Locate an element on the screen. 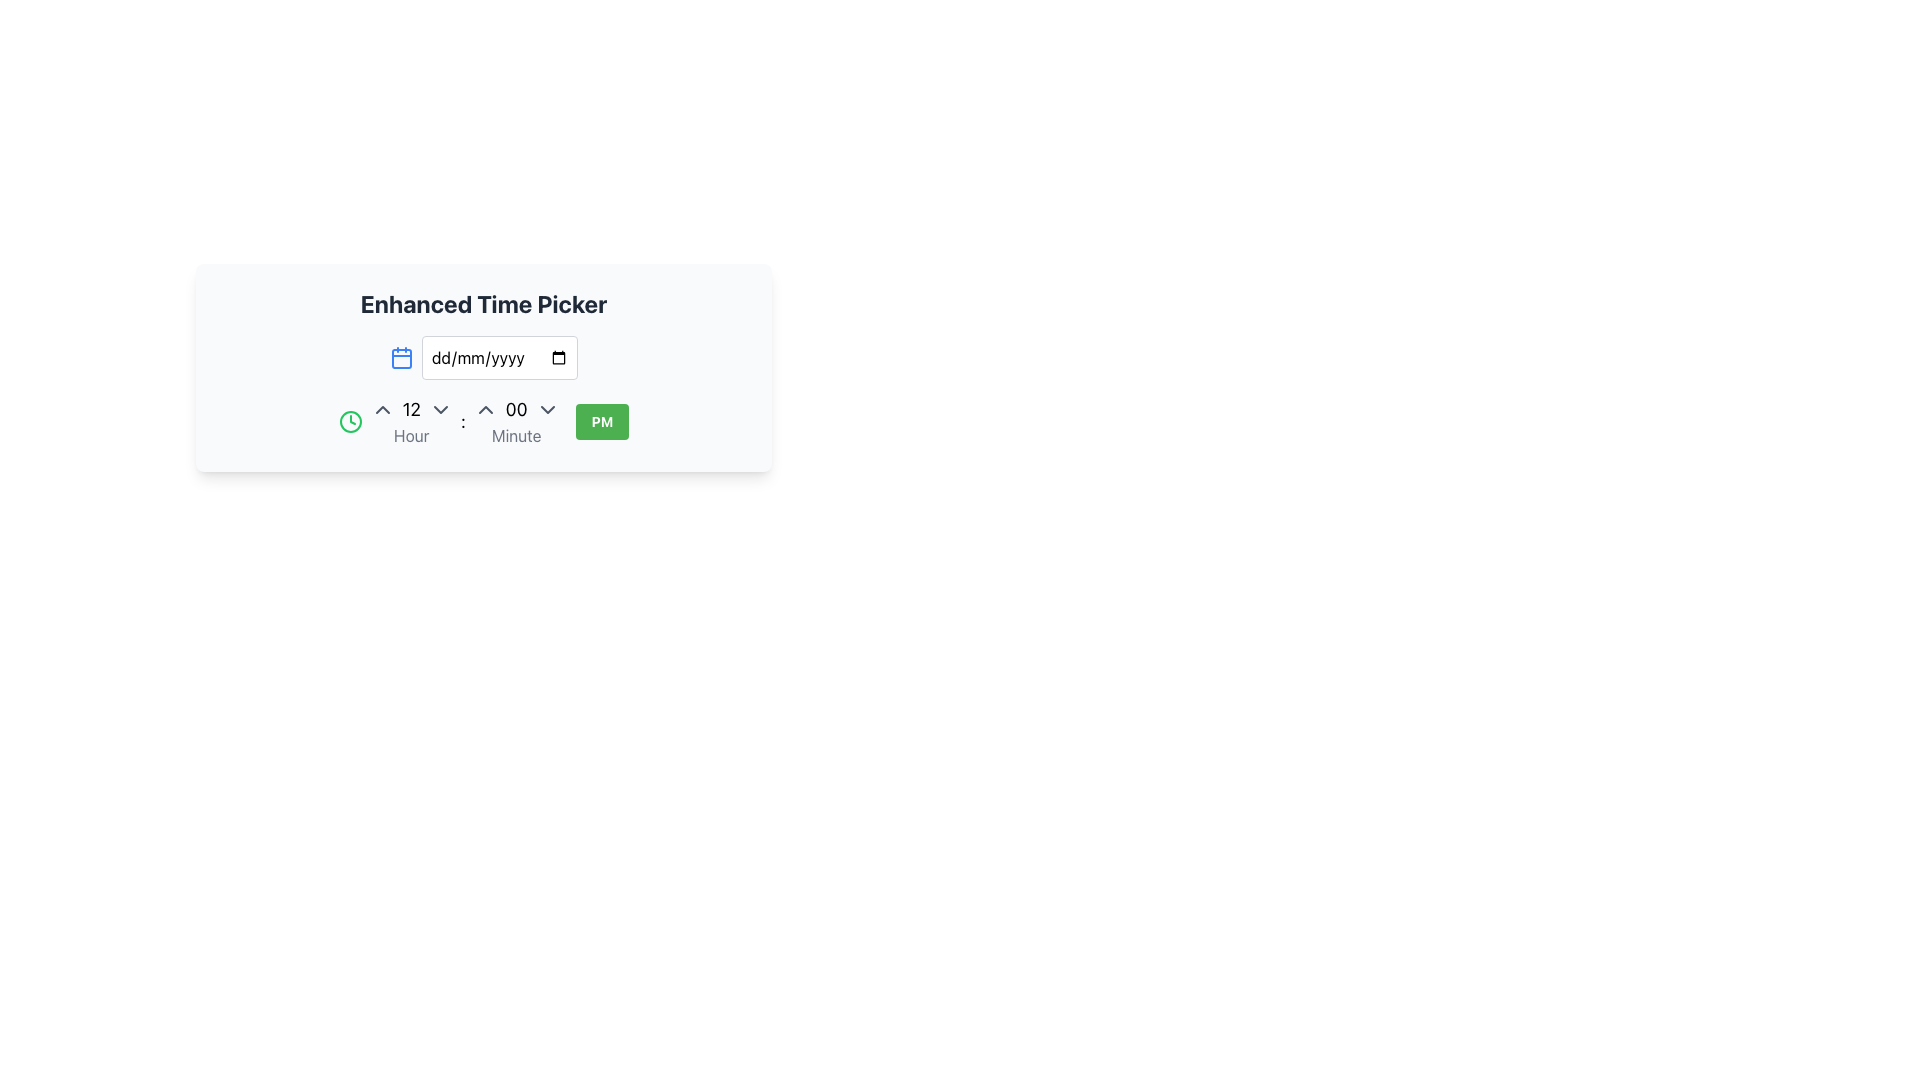 Image resolution: width=1920 pixels, height=1080 pixels. the upward adjustment button located to the immediate left of the numeric display '12' in the hour picker interface to indicate interactivity is located at coordinates (382, 408).